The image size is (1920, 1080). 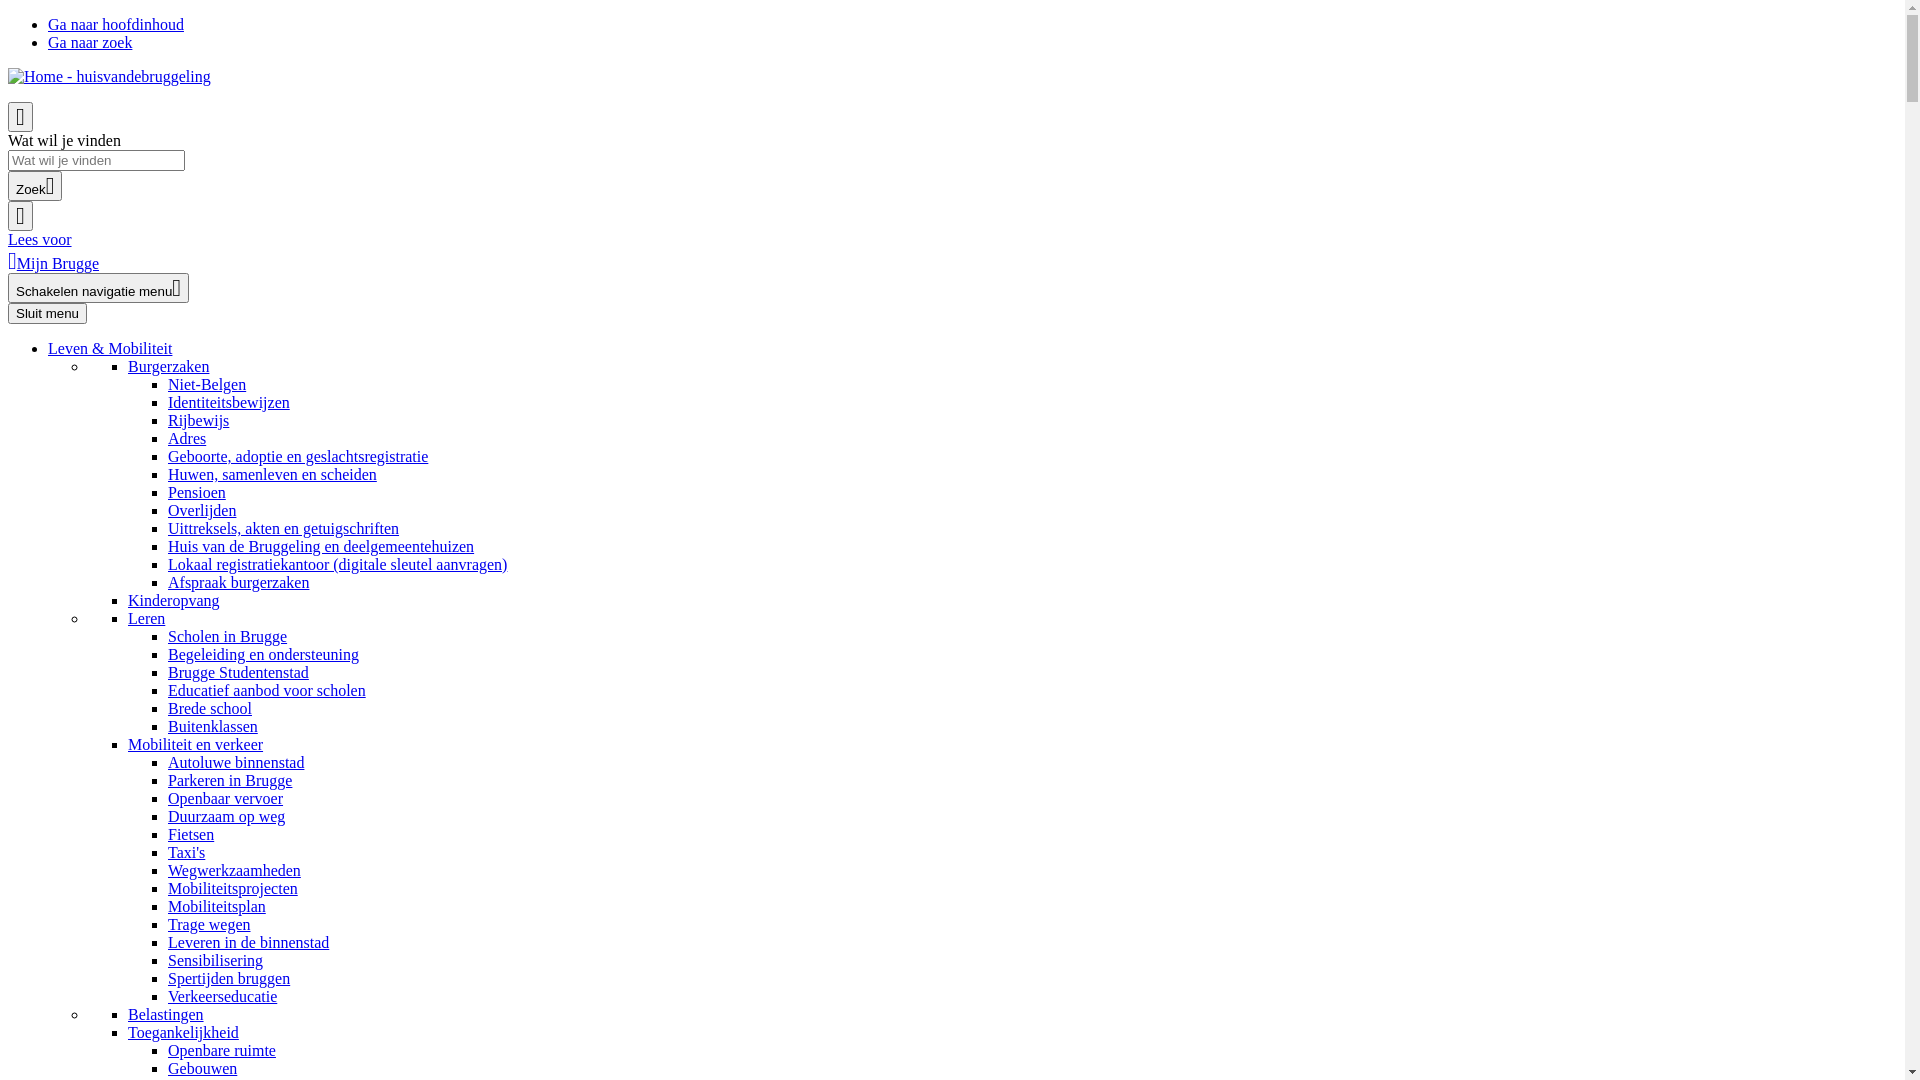 I want to click on 'Brede school', so click(x=210, y=707).